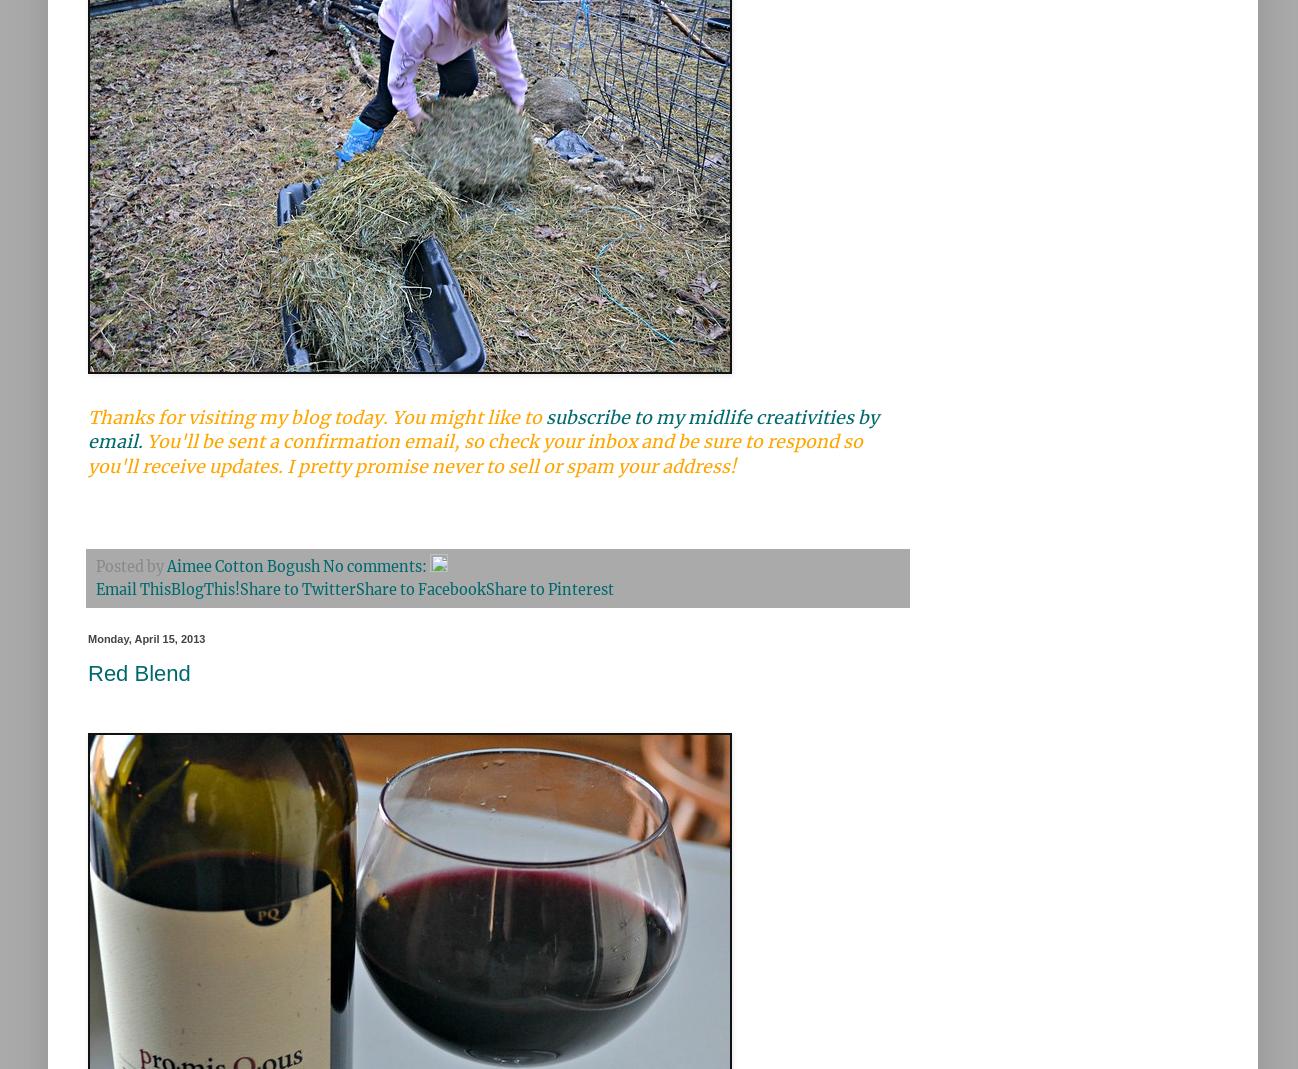 This screenshot has width=1298, height=1069. Describe the element at coordinates (548, 589) in the screenshot. I see `'Share to Pinterest'` at that location.